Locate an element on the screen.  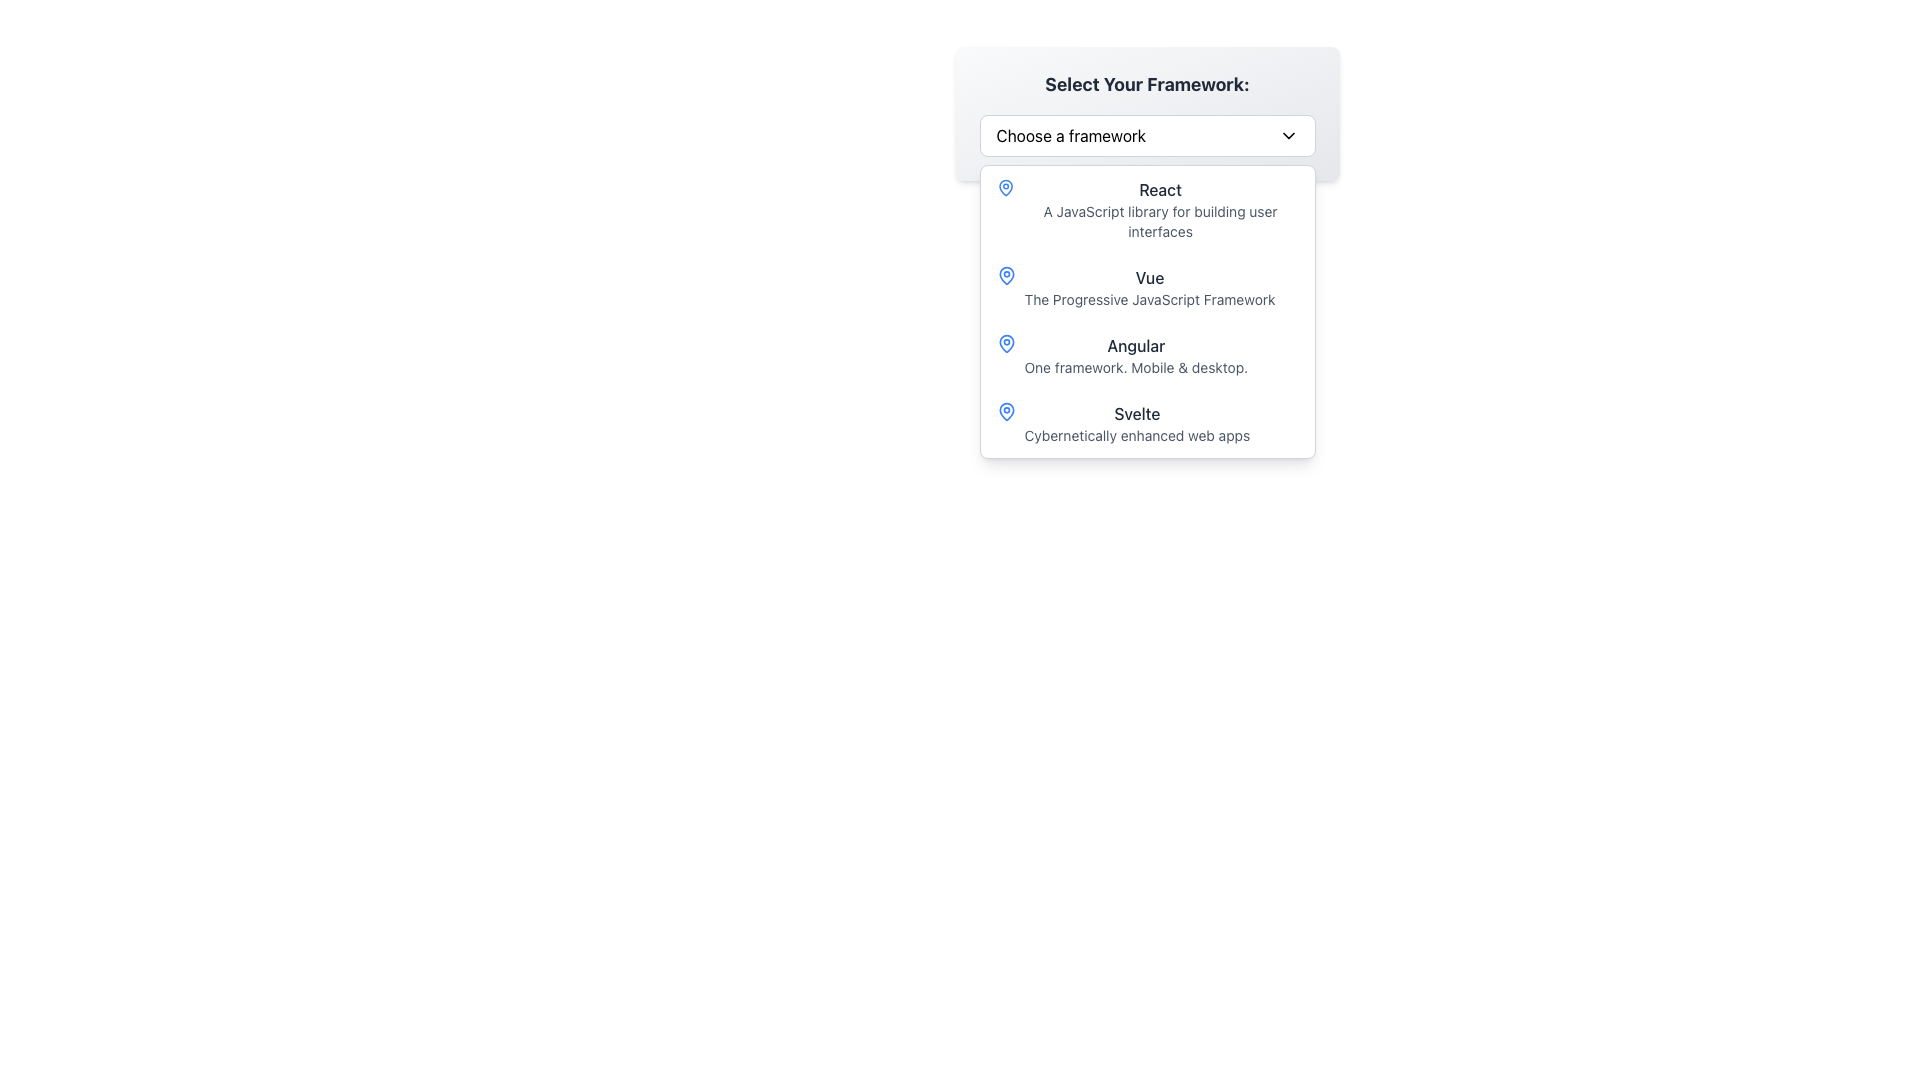
descriptive text below the 'React' heading in the dropdown list, which provides additional context about the React framework is located at coordinates (1160, 222).